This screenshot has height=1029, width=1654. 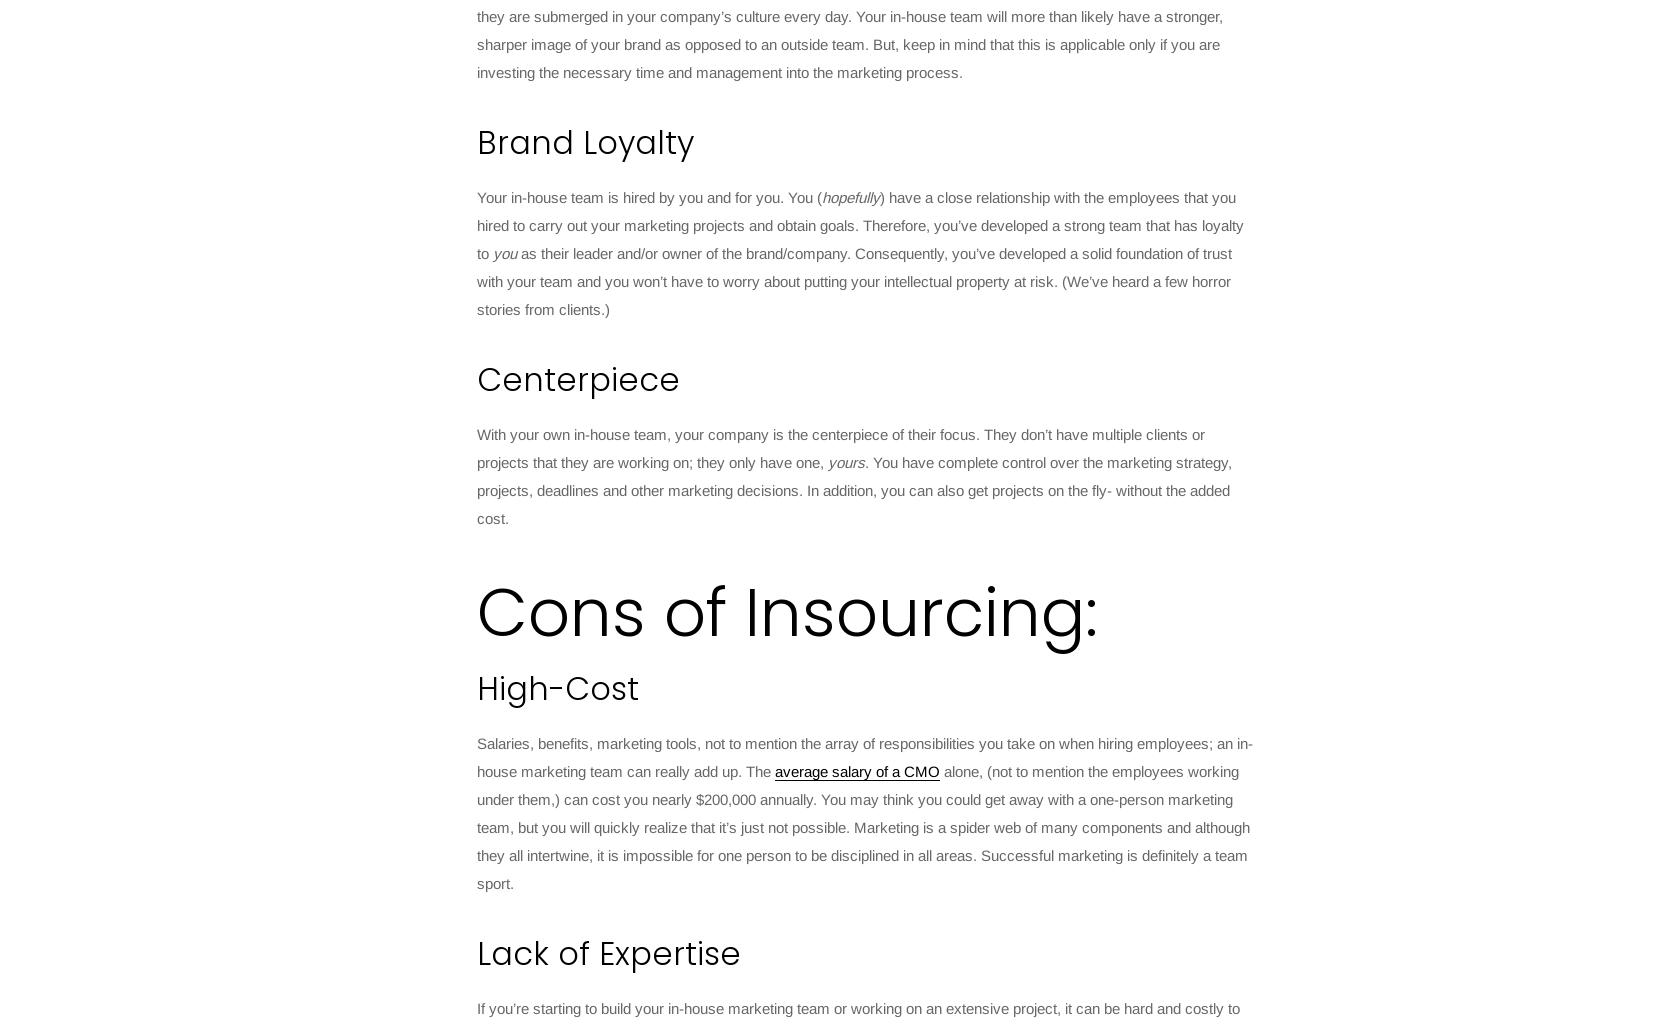 What do you see at coordinates (845, 462) in the screenshot?
I see `'yours'` at bounding box center [845, 462].